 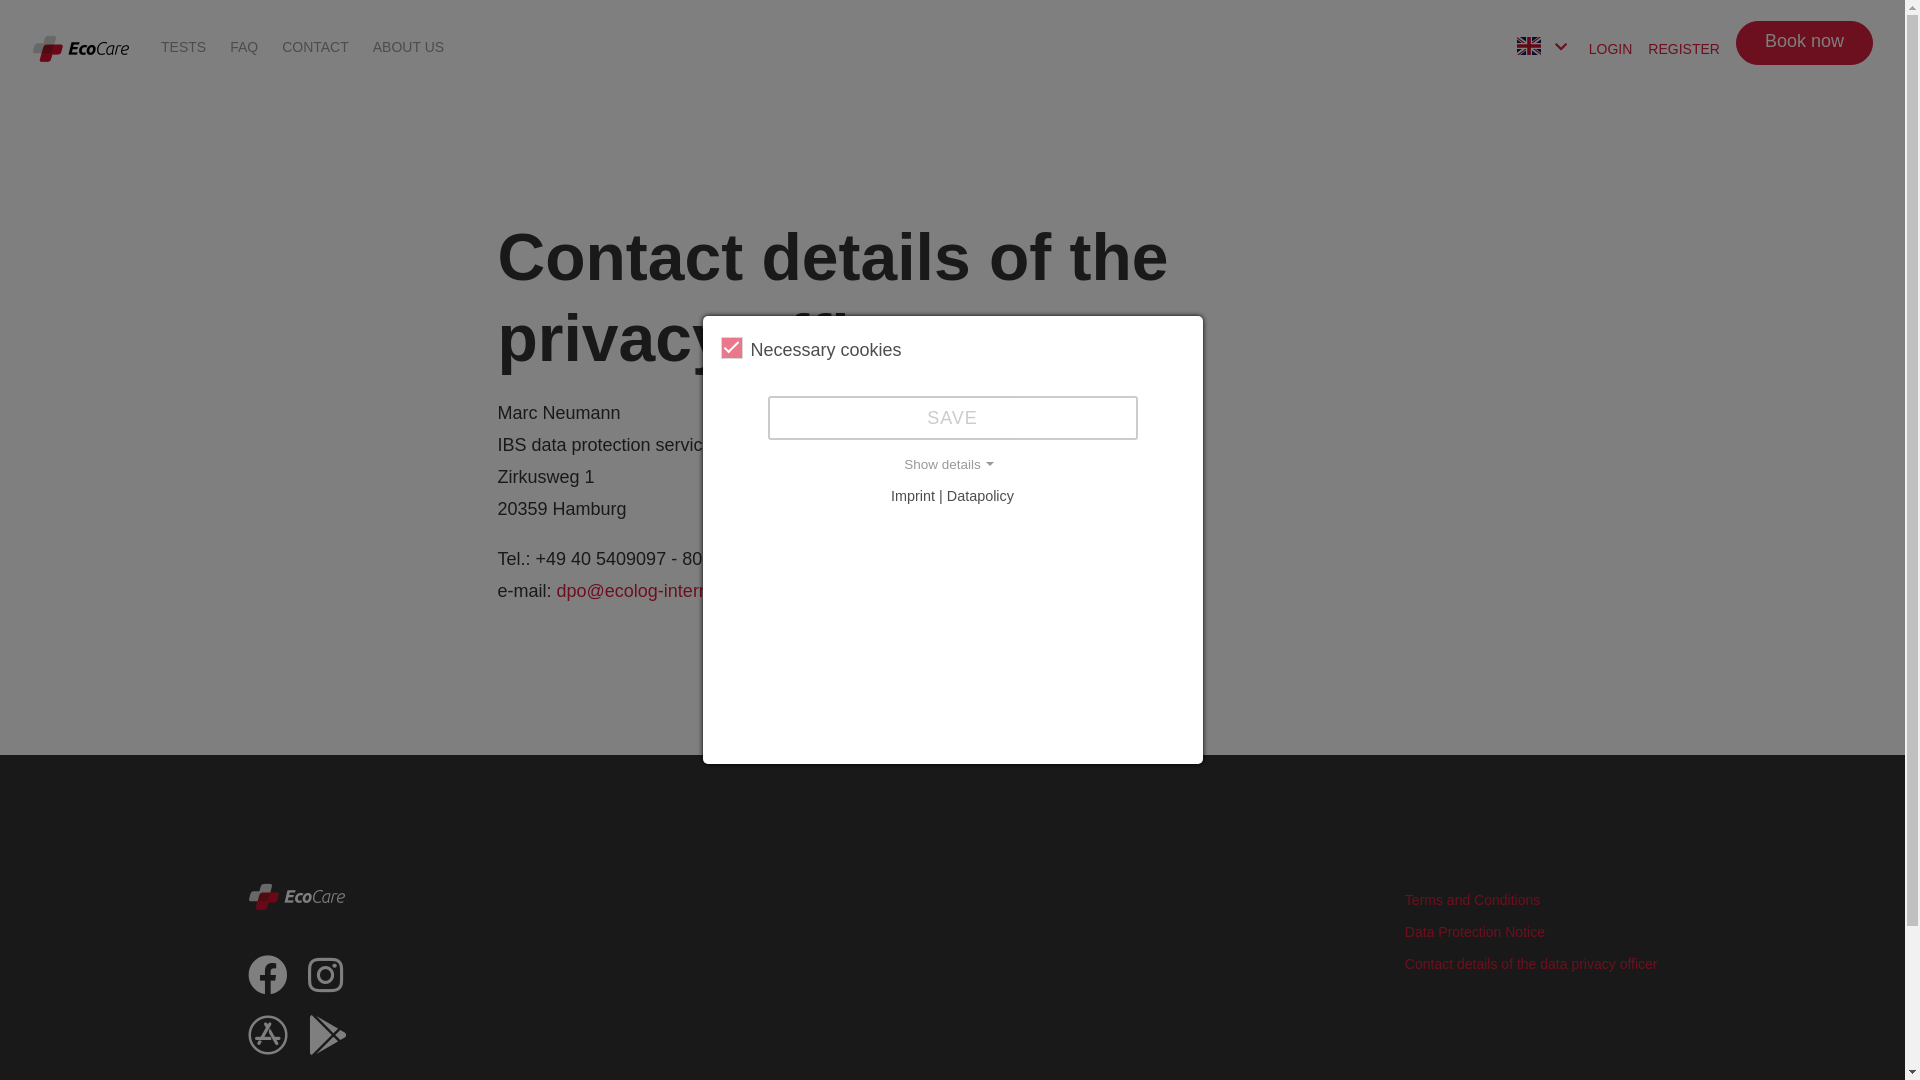 What do you see at coordinates (1804, 42) in the screenshot?
I see `'Book now'` at bounding box center [1804, 42].